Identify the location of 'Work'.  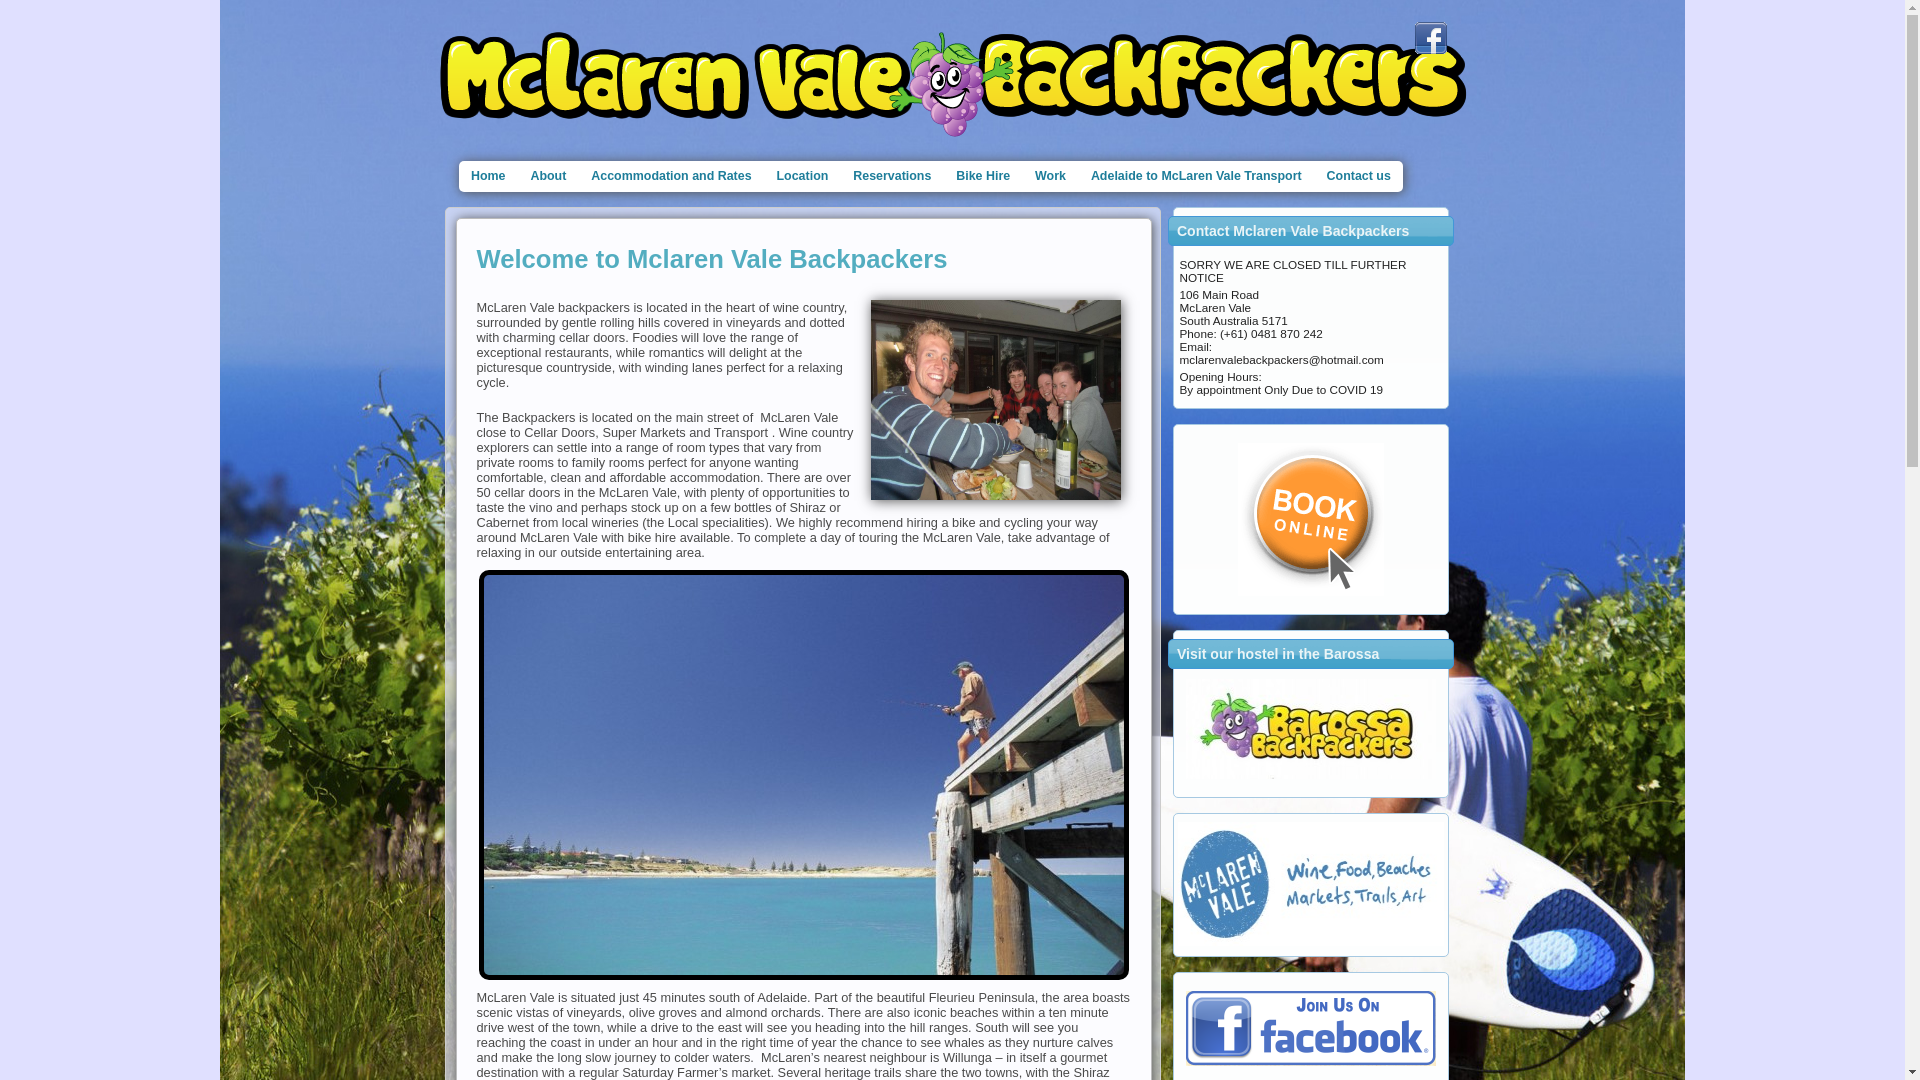
(1022, 175).